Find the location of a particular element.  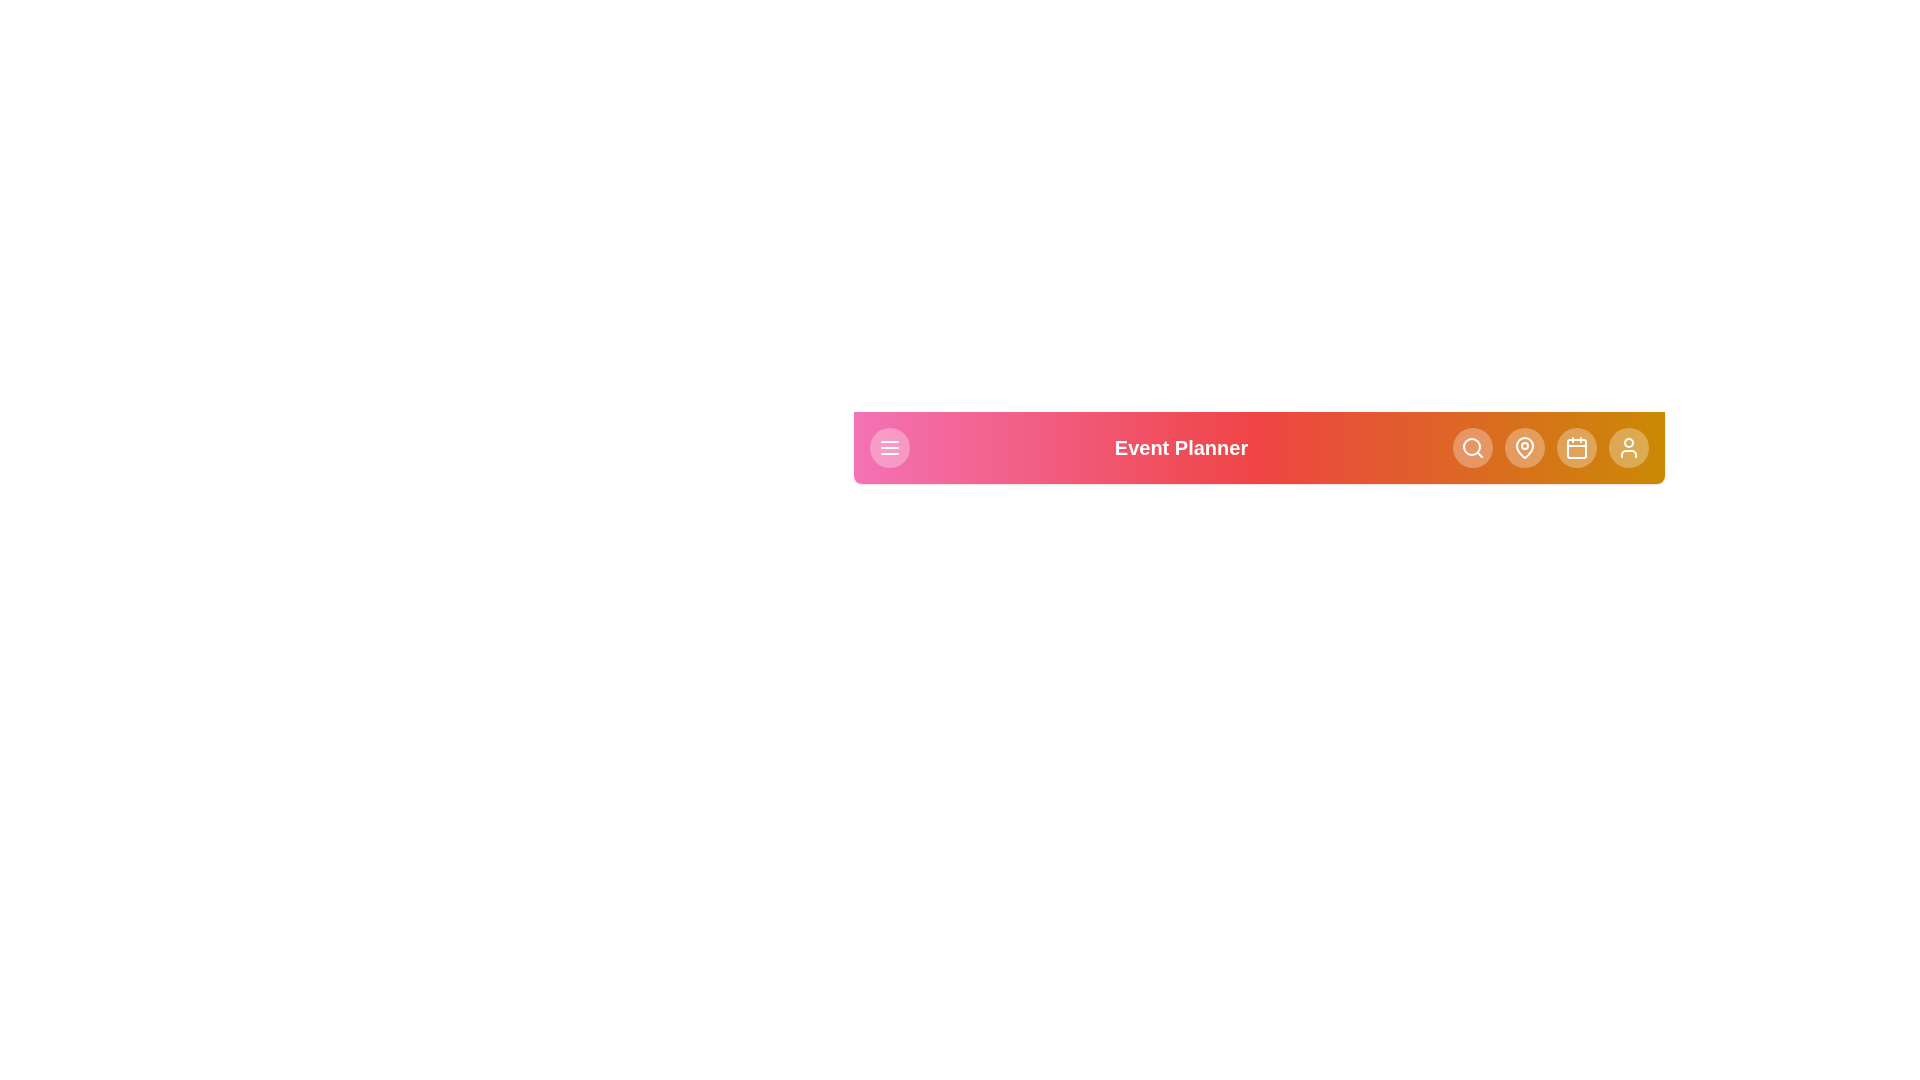

the menu button to toggle the menu is located at coordinates (888, 446).